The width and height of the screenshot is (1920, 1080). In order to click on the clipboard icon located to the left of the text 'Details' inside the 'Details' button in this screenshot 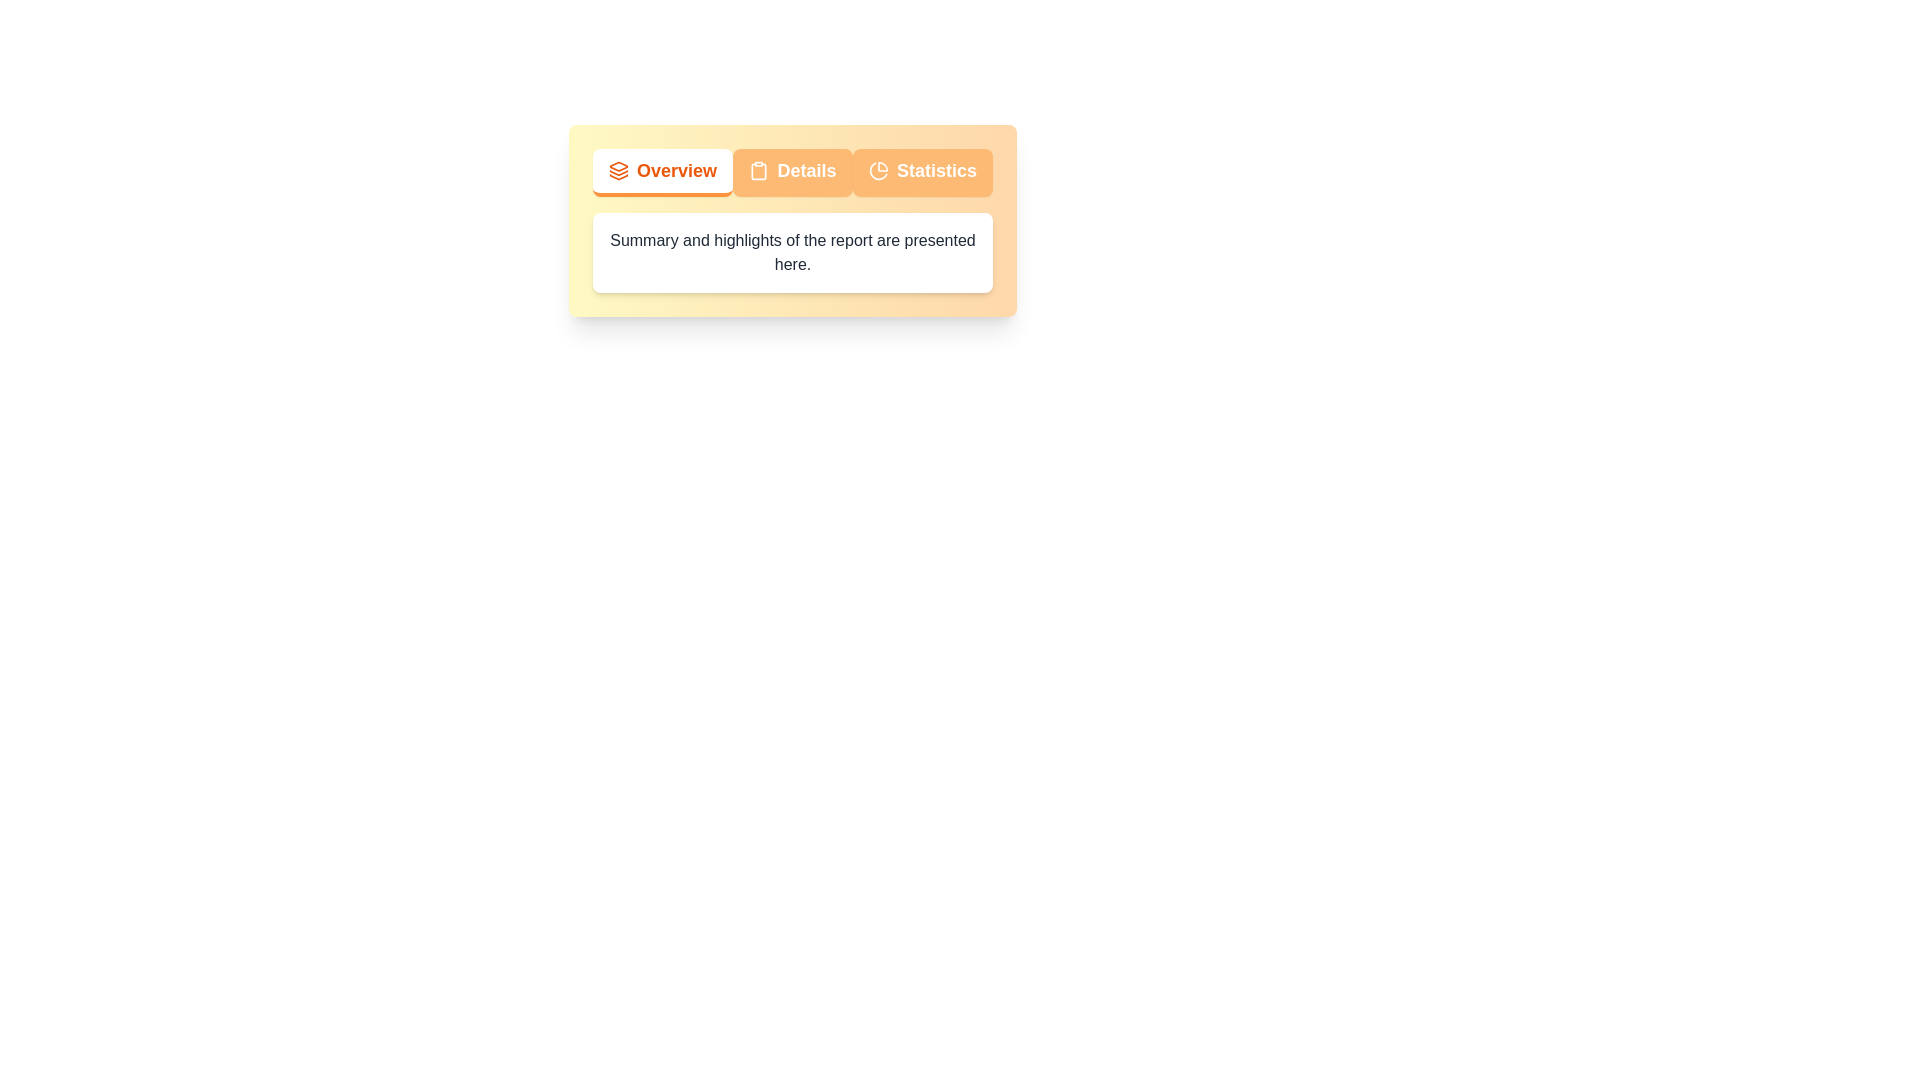, I will do `click(758, 169)`.